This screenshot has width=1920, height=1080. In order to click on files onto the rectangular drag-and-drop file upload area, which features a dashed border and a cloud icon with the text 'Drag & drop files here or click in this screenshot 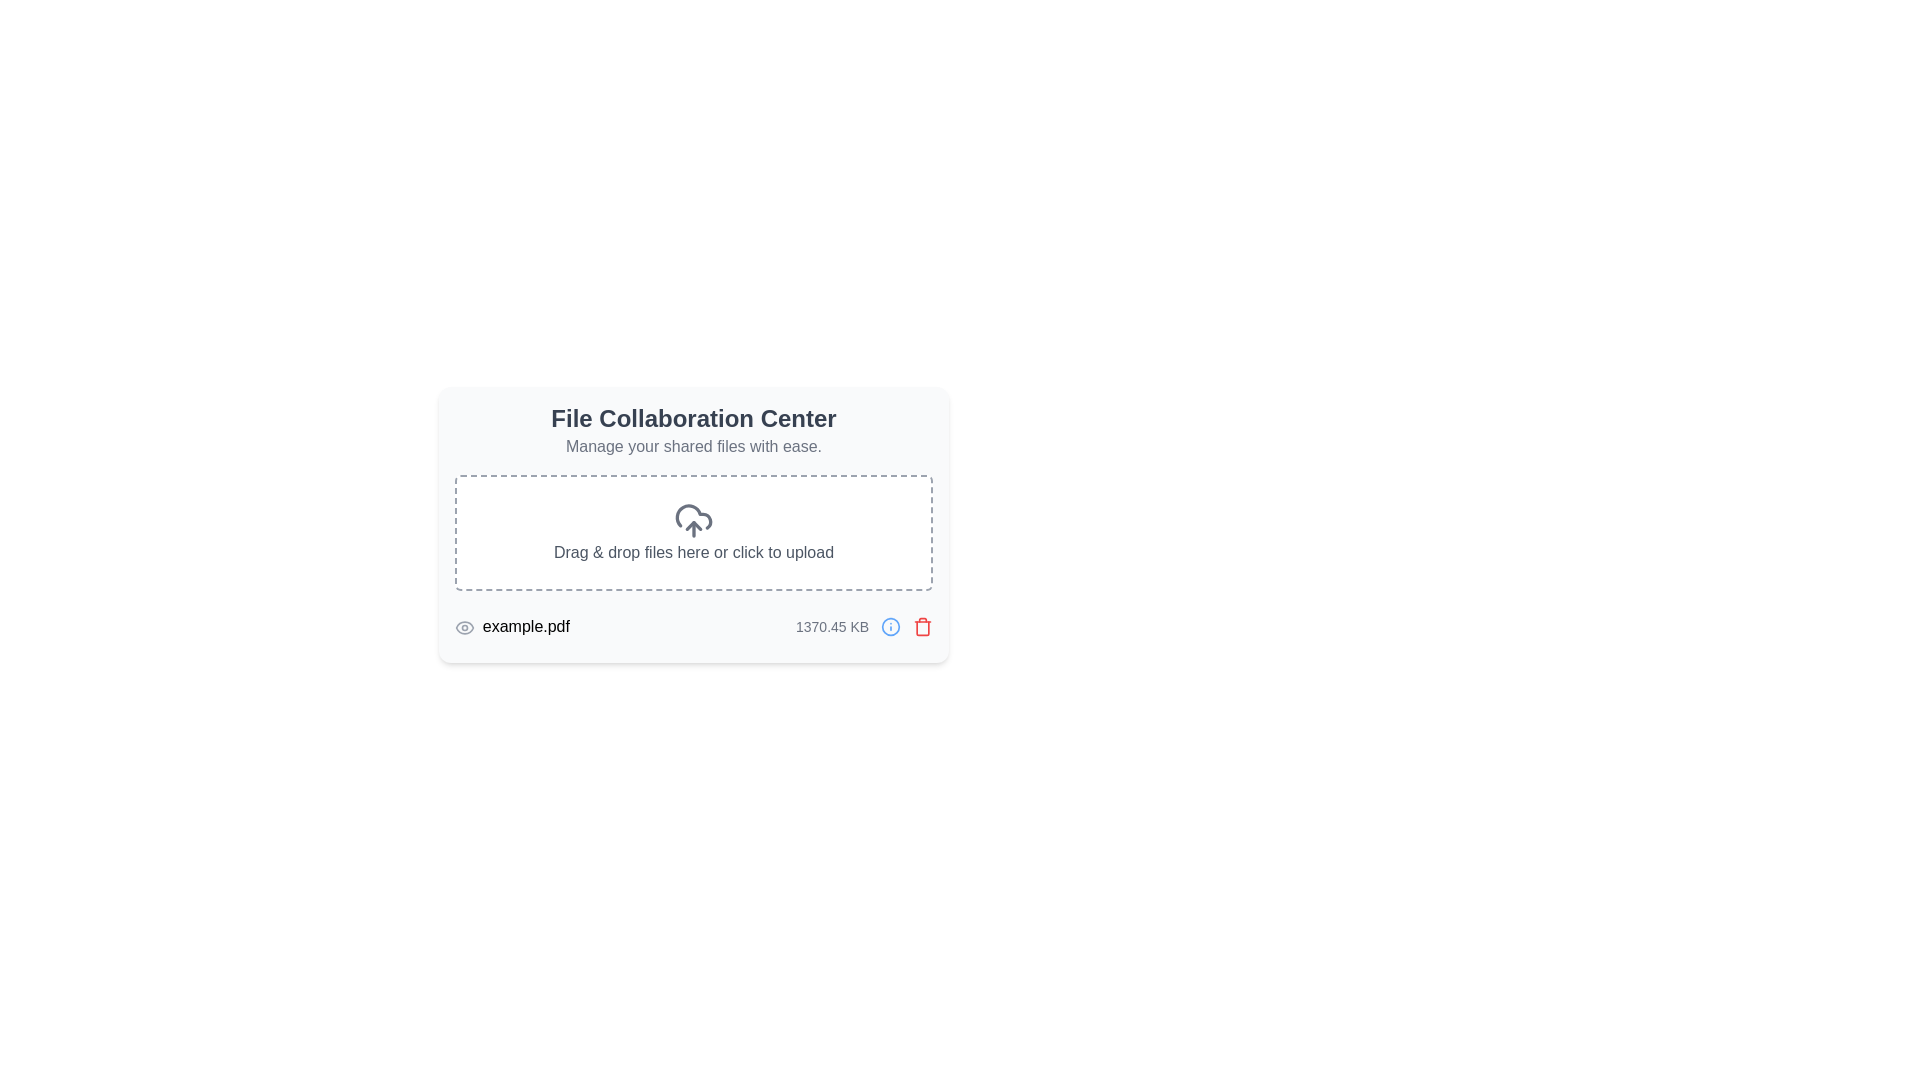, I will do `click(694, 531)`.